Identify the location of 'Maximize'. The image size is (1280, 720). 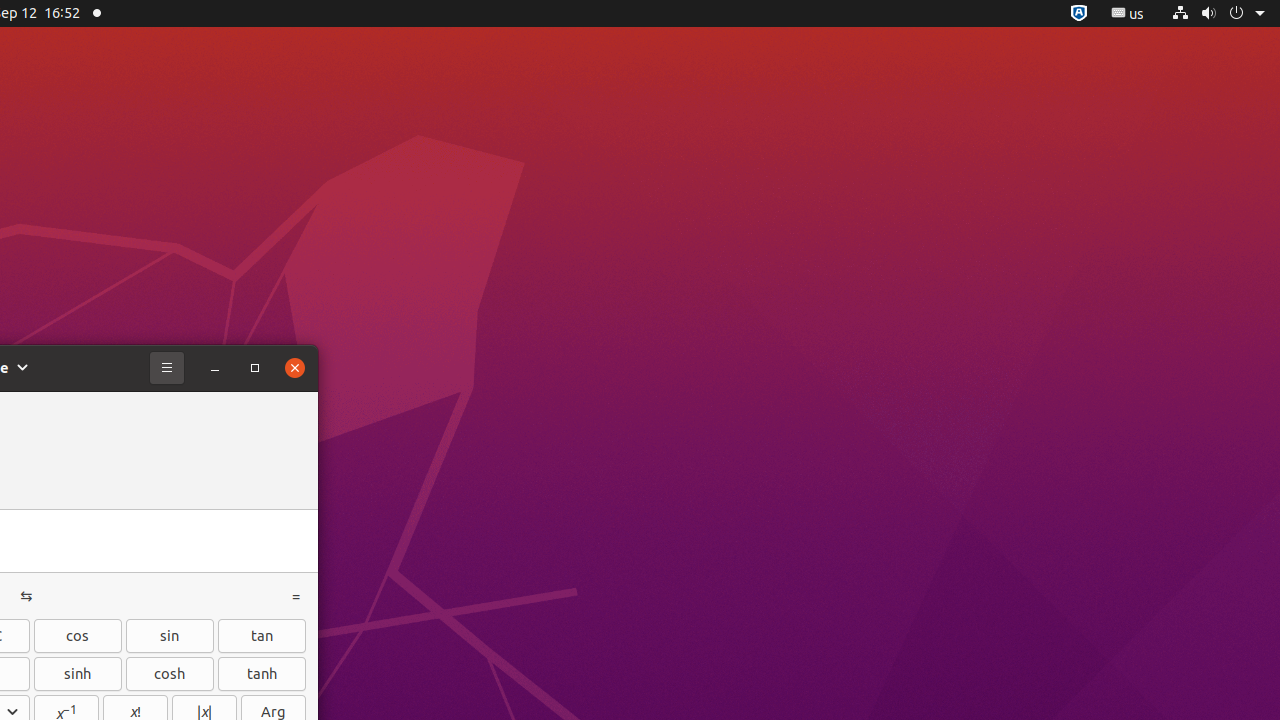
(253, 367).